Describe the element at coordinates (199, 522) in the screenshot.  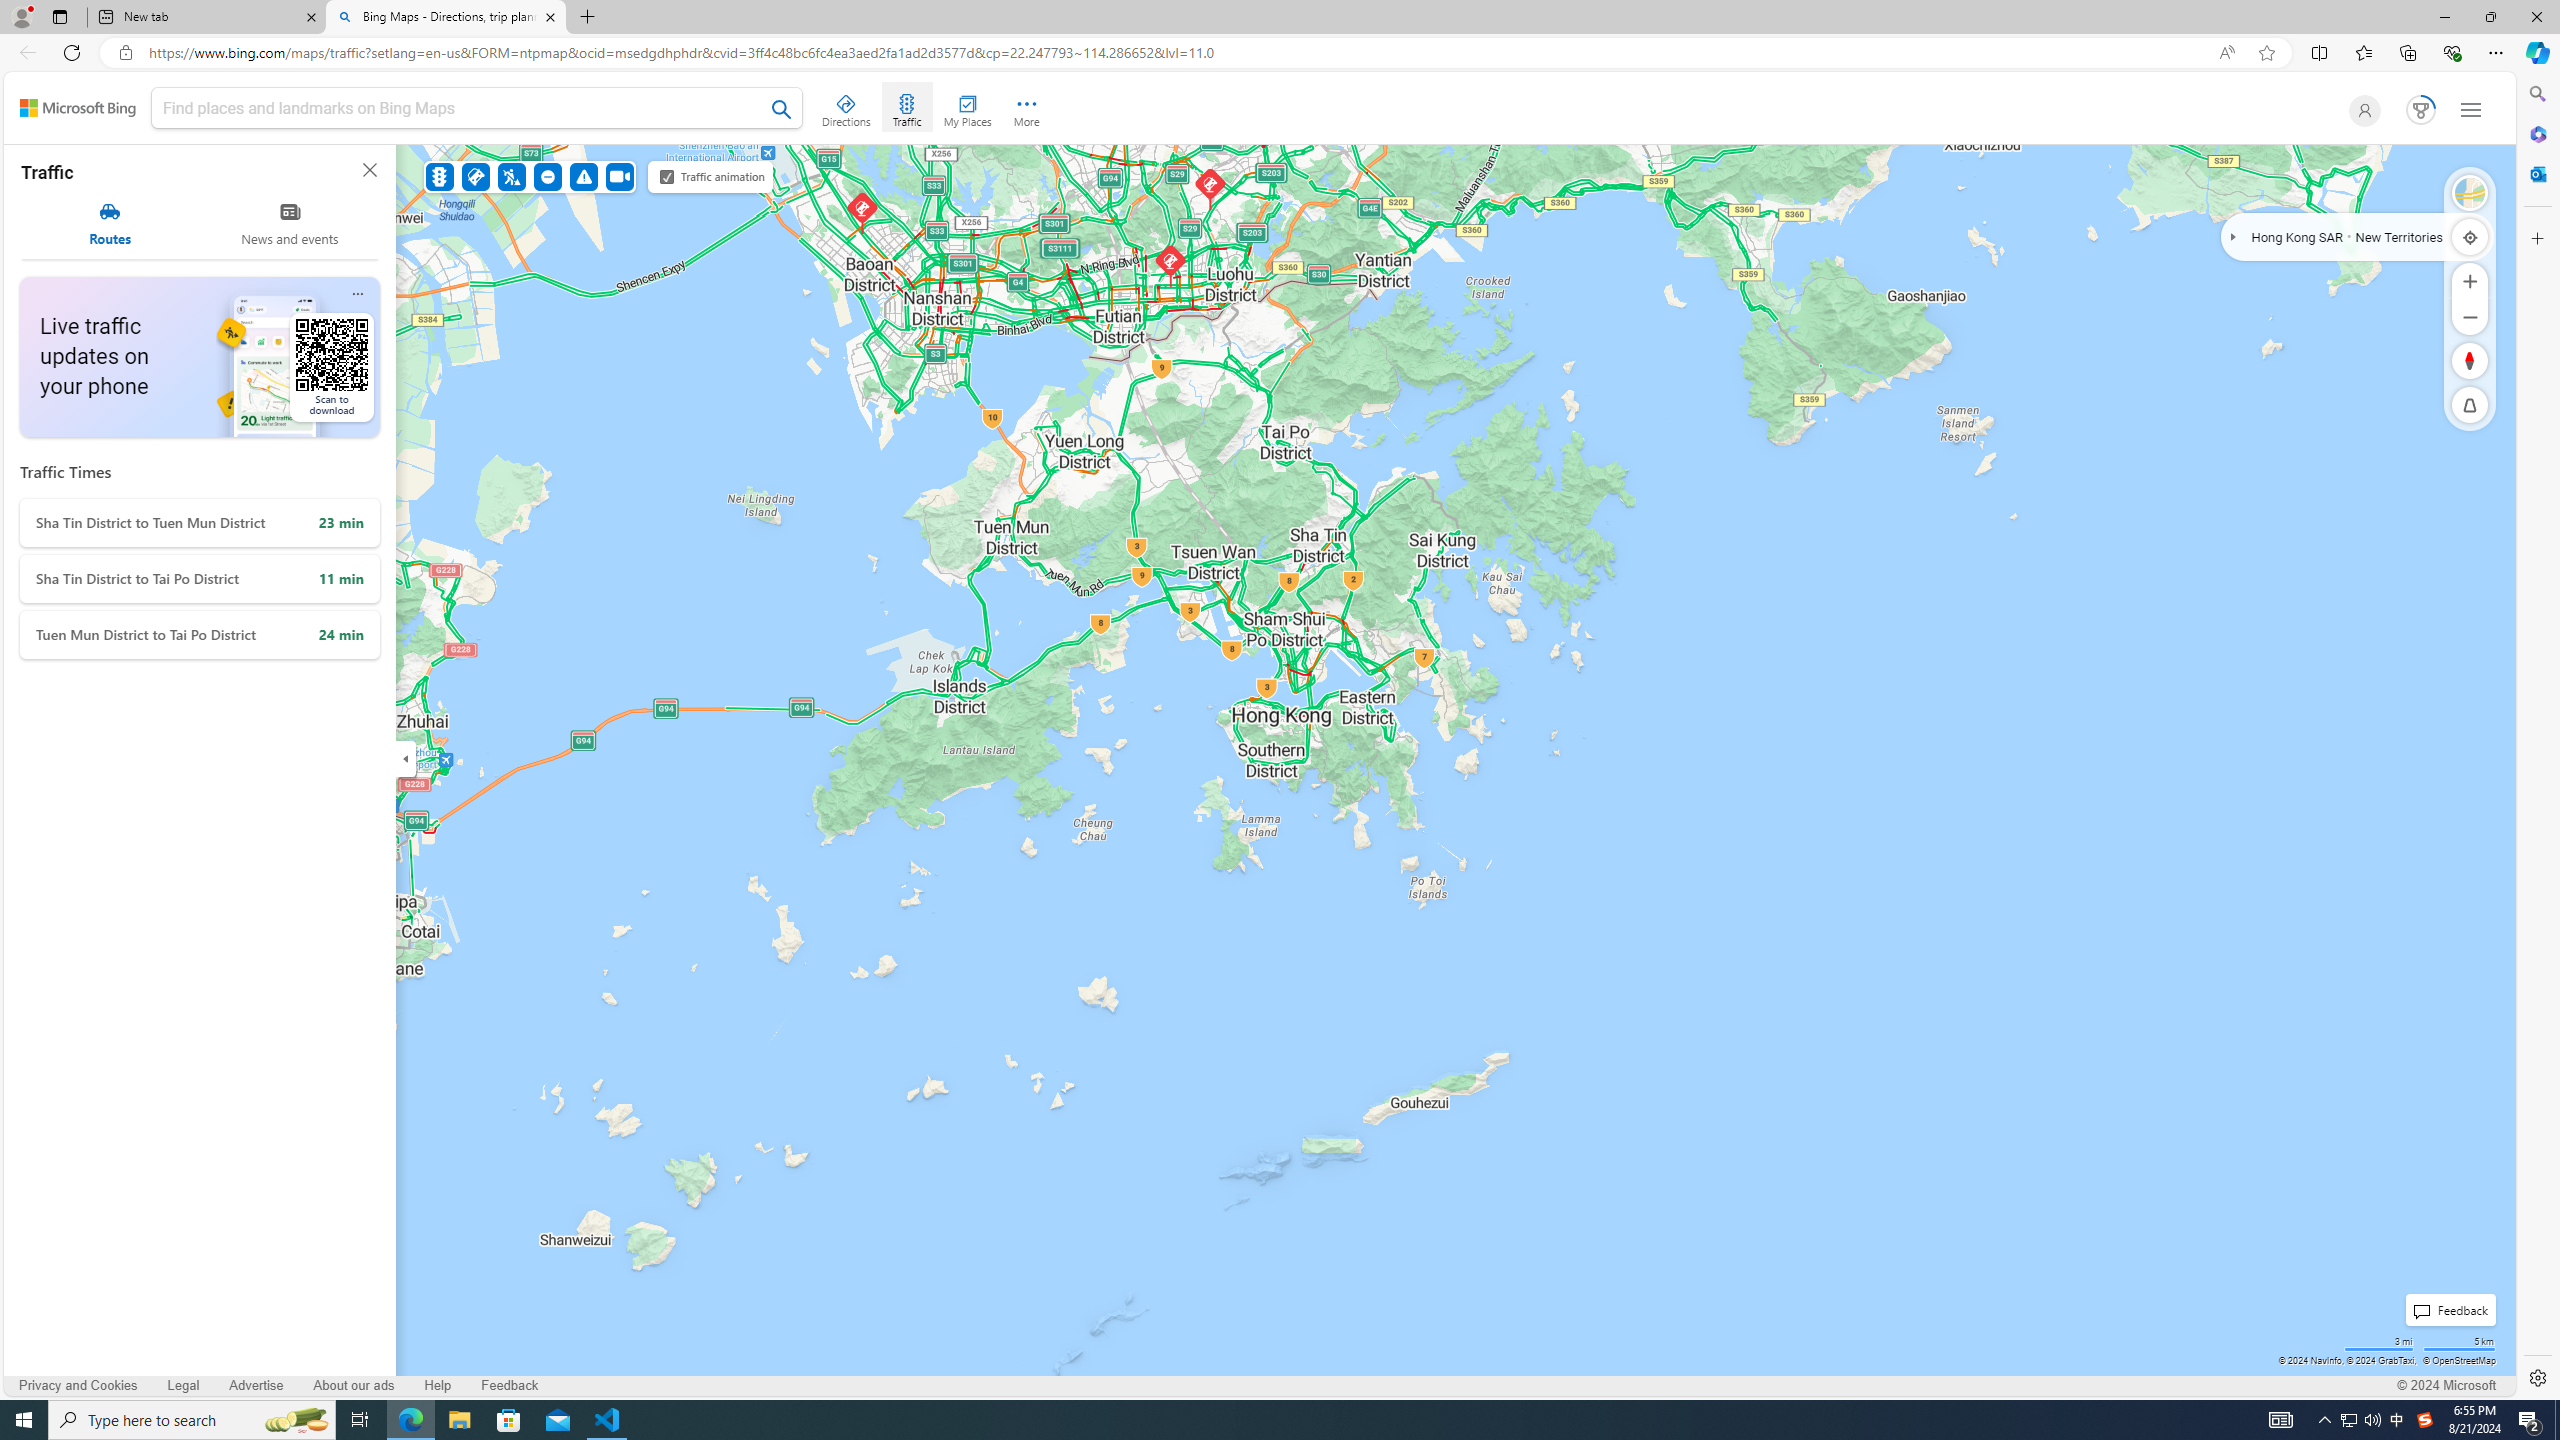
I see `'Sha Tin District to Tuen Mun District'` at that location.